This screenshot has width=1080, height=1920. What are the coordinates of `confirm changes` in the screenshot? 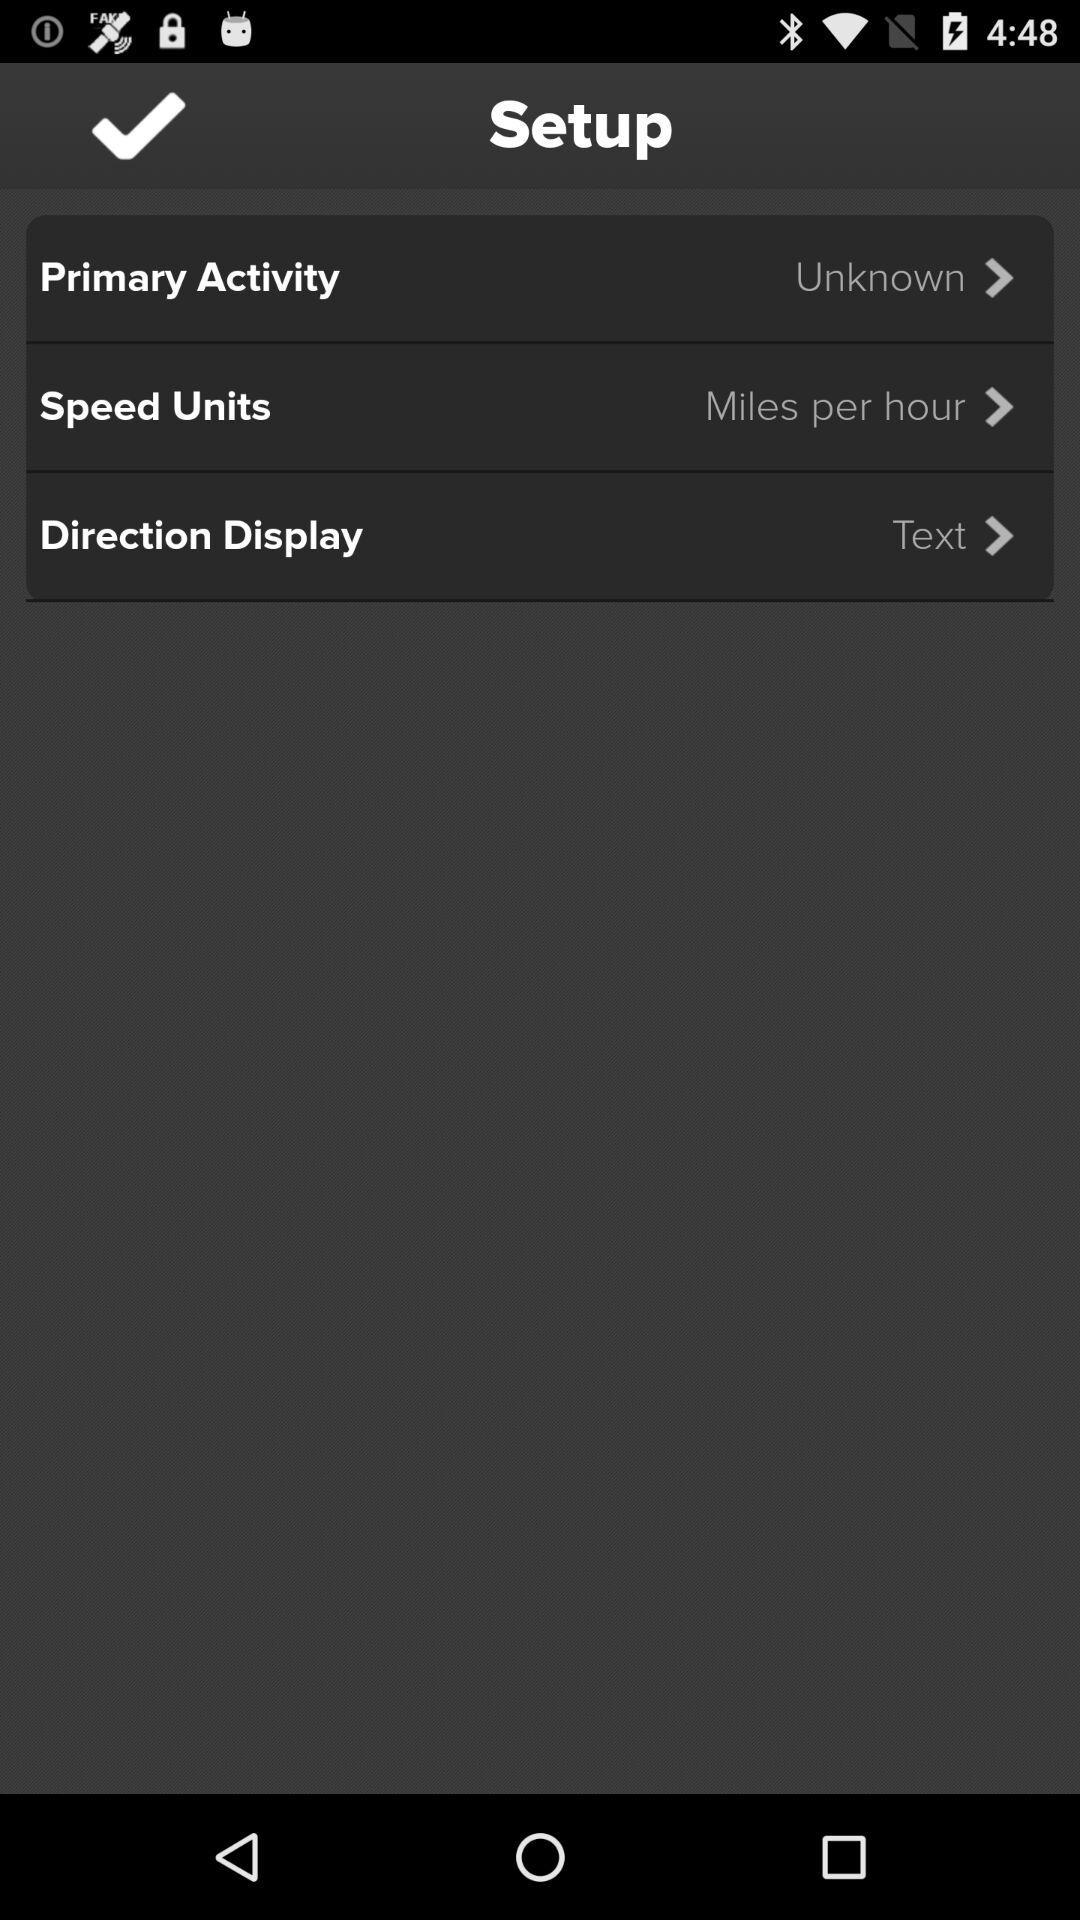 It's located at (137, 124).